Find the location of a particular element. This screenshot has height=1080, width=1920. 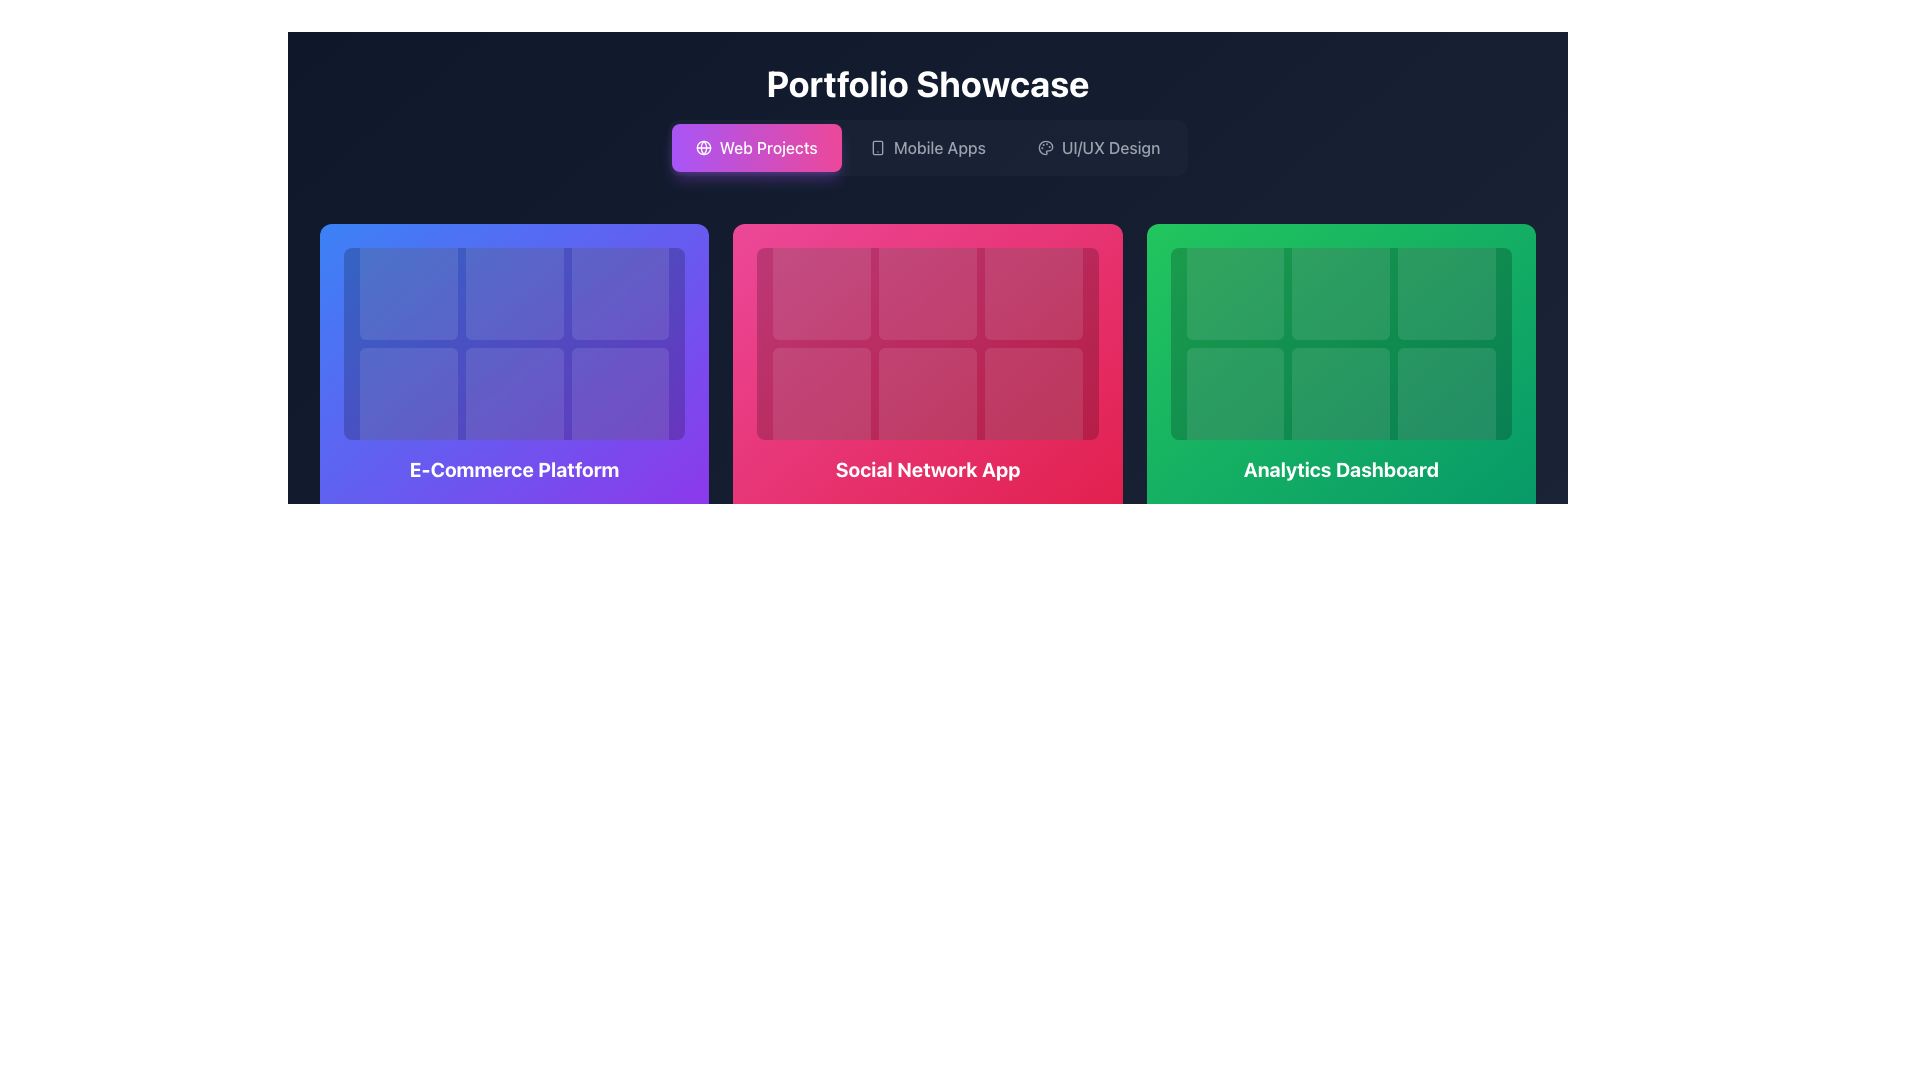

the 'Mobile Apps' icon in the navigation menu, which is positioned to the left of the 'Mobile Apps' text is located at coordinates (877, 146).